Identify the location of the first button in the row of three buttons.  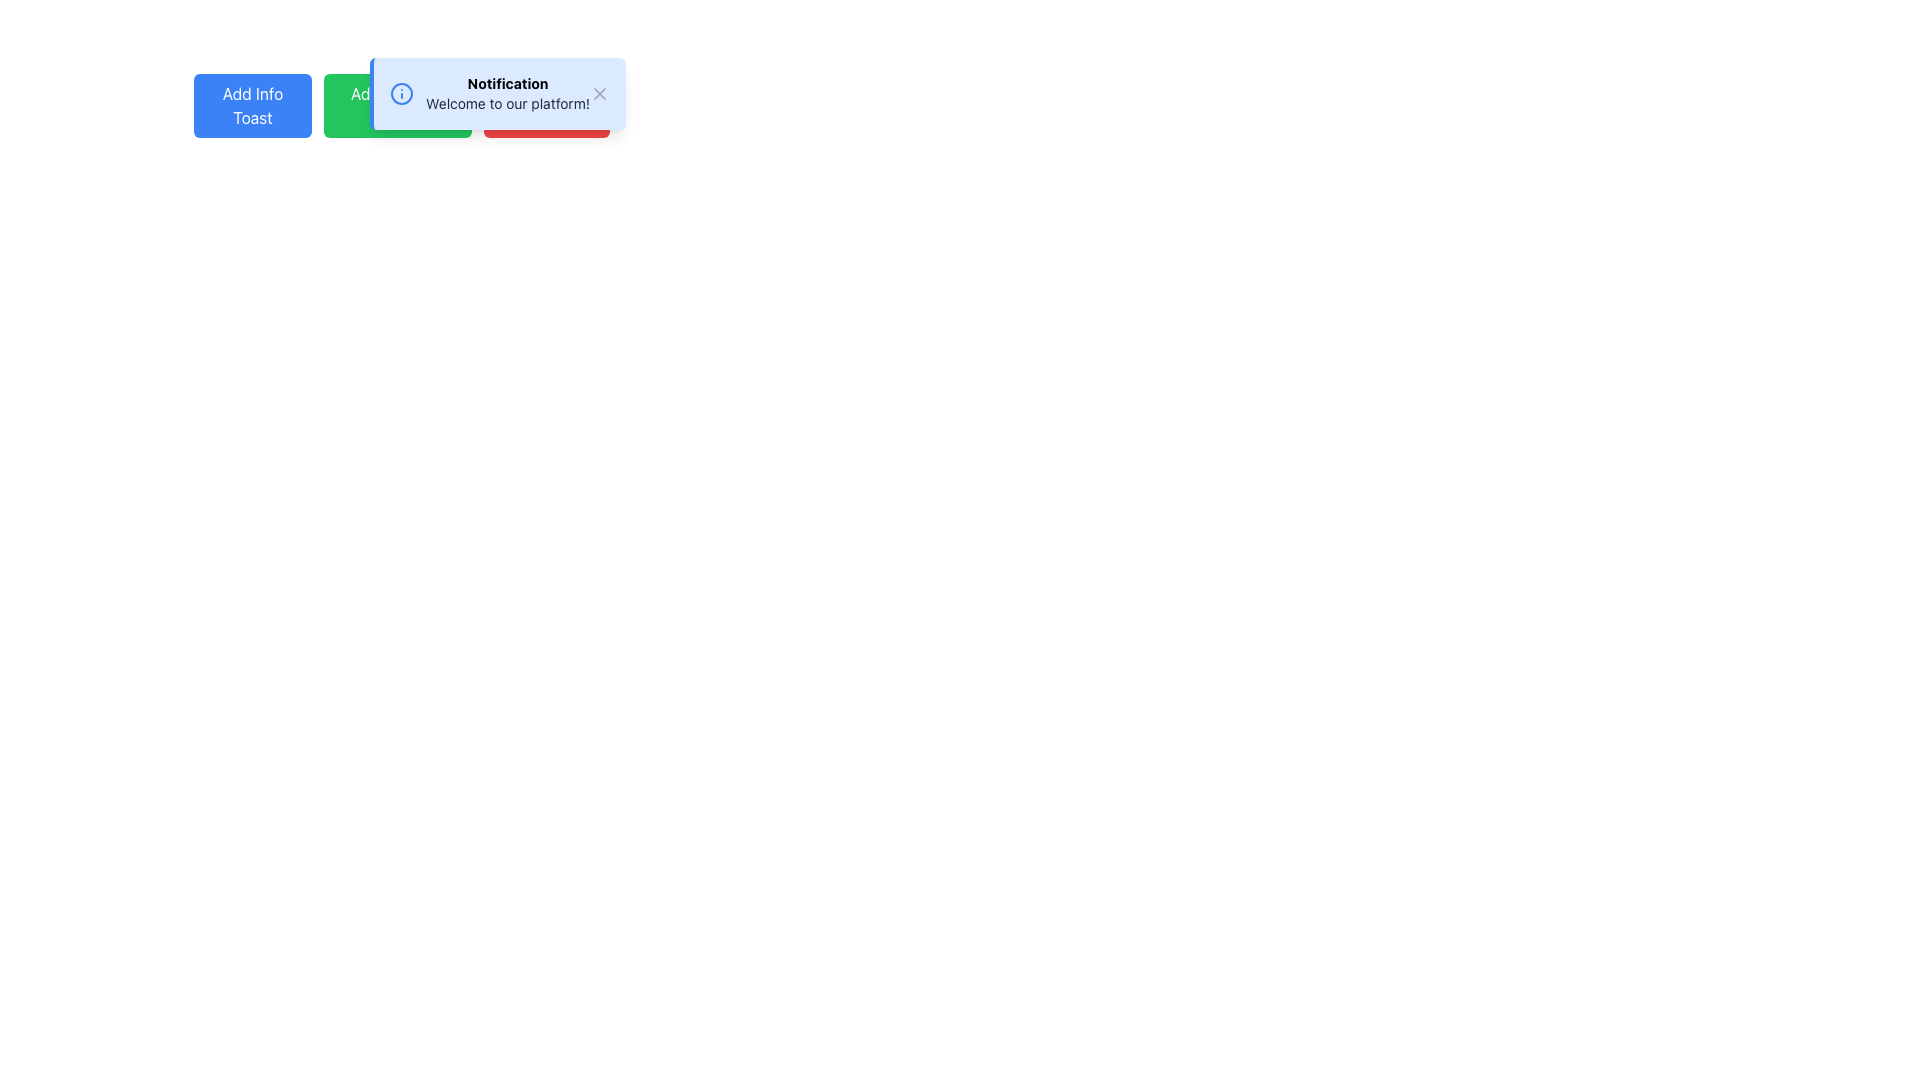
(252, 105).